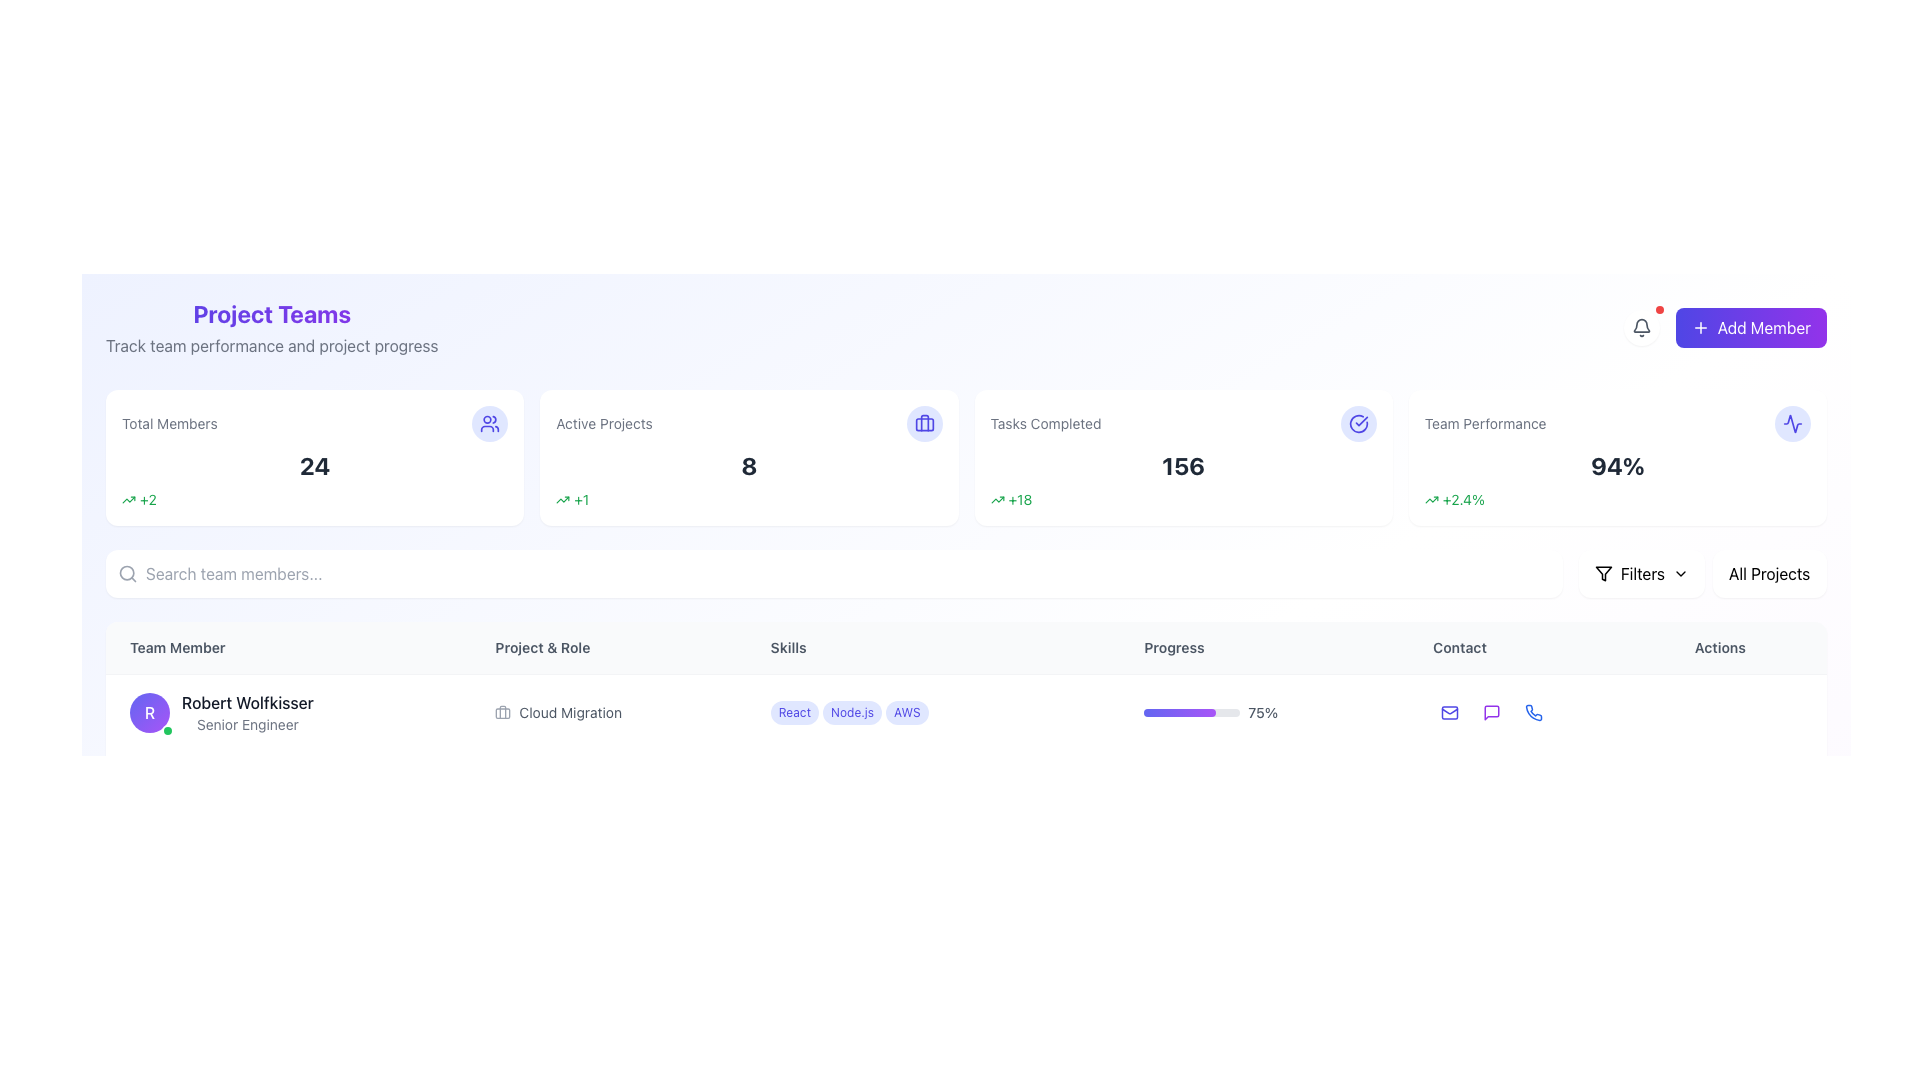 The width and height of the screenshot is (1920, 1080). I want to click on the text label displaying 'Team Performance' in grey color, located within the team statistics section, so click(1485, 423).